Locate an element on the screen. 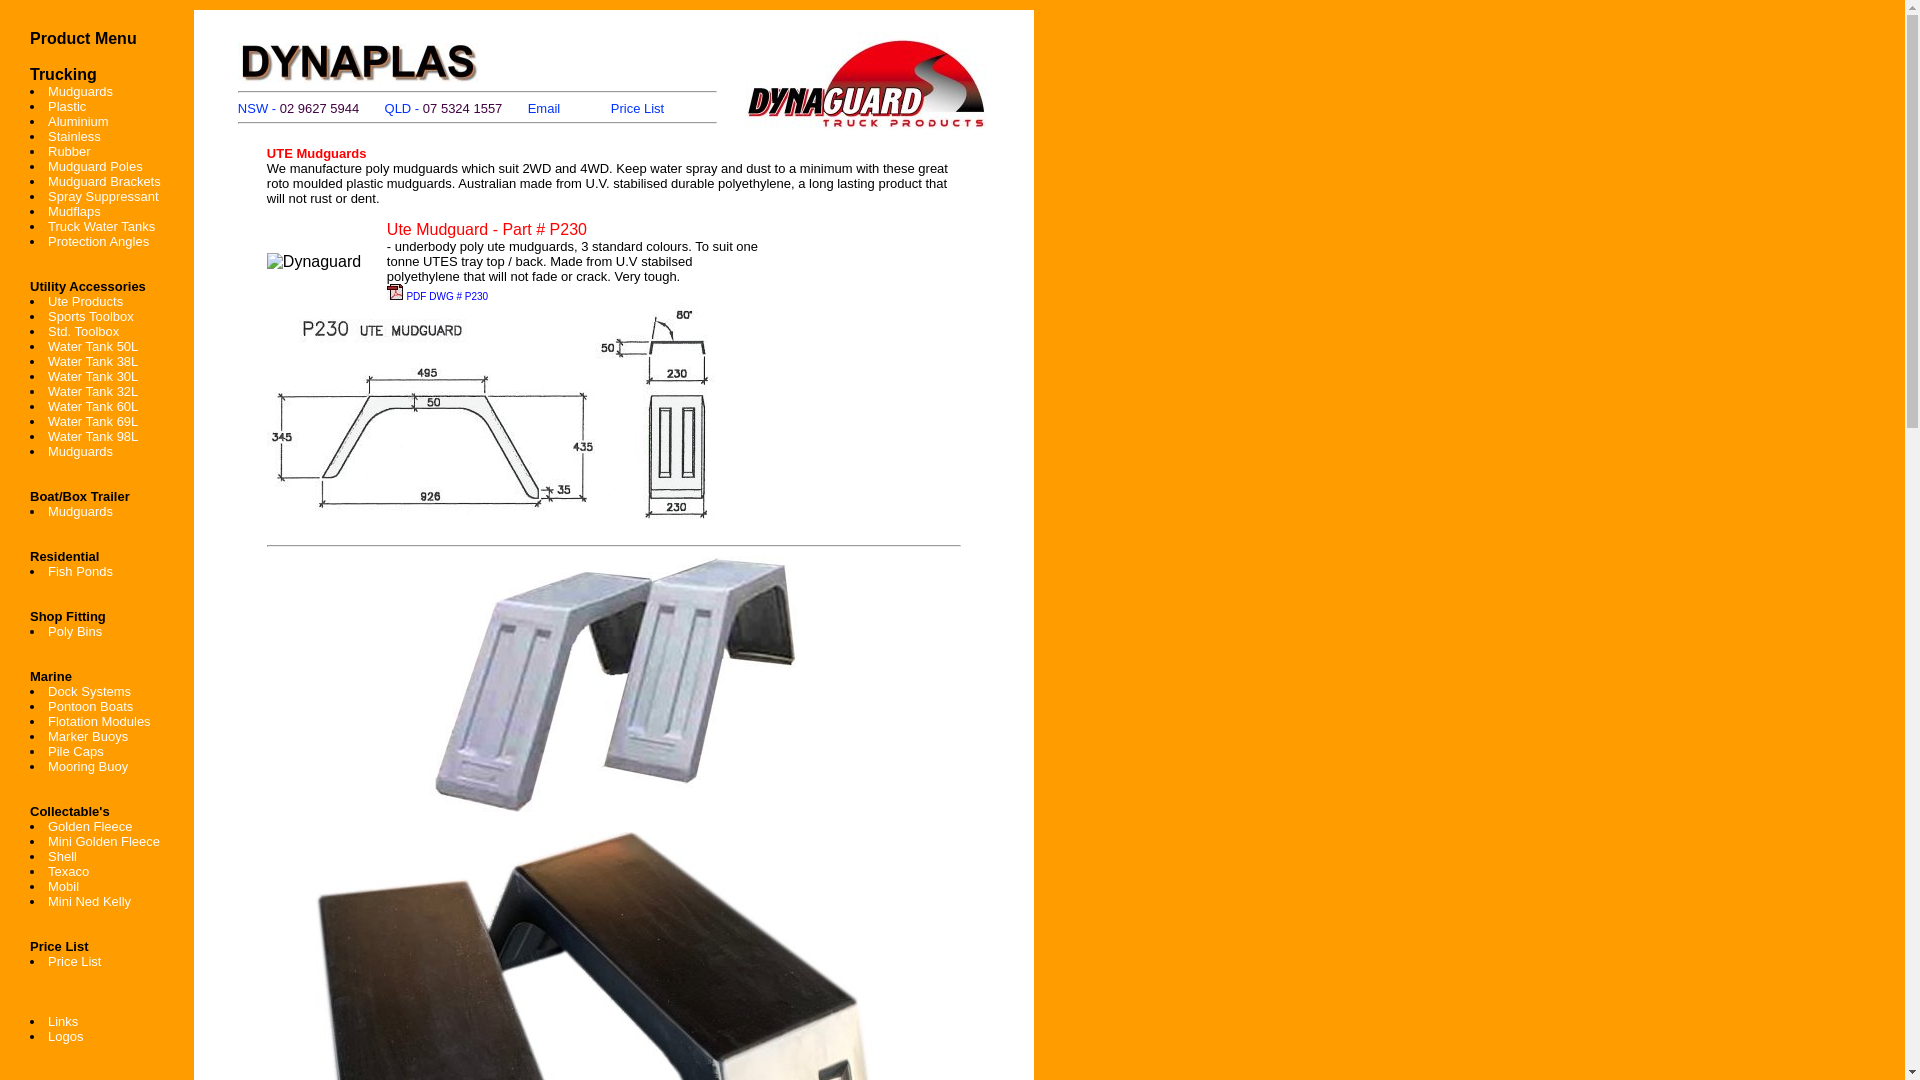  'Std. Toolbox' is located at coordinates (48, 330).